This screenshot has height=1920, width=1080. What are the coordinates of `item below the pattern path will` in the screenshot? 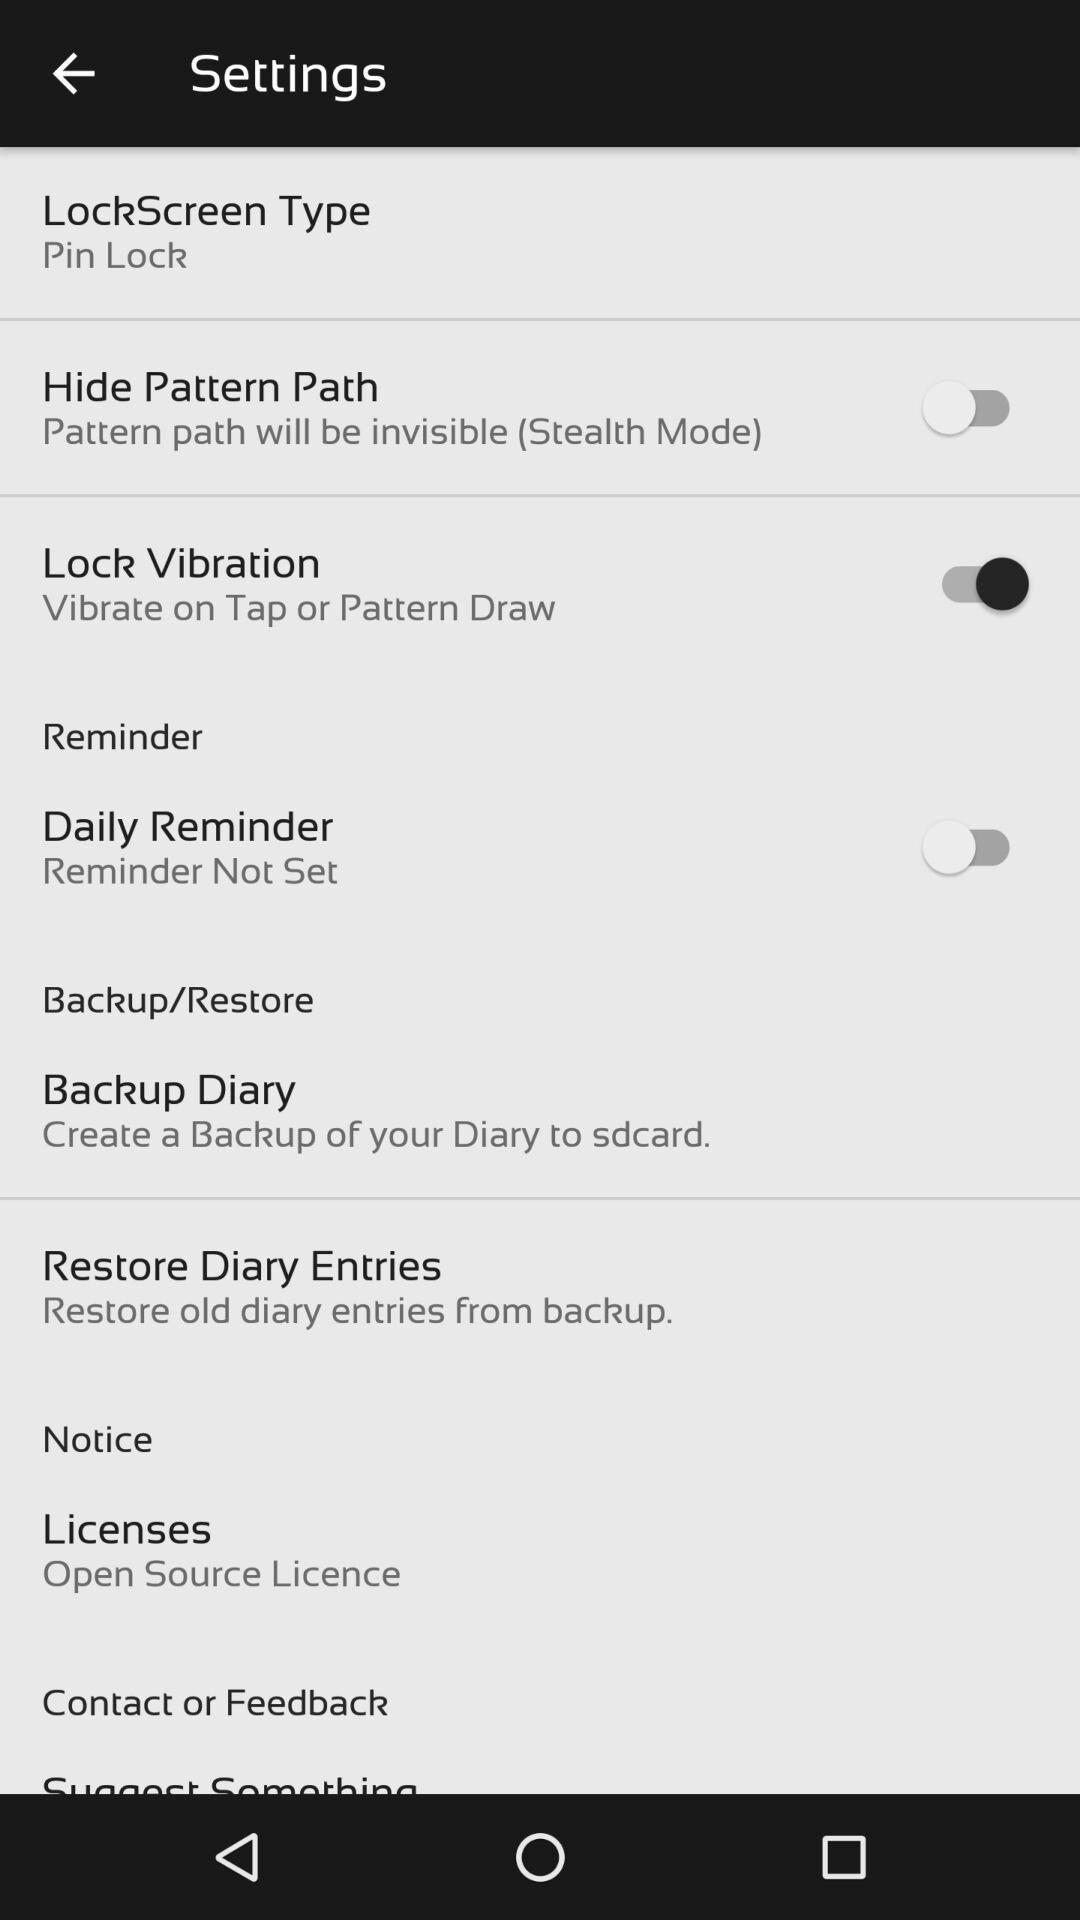 It's located at (181, 561).